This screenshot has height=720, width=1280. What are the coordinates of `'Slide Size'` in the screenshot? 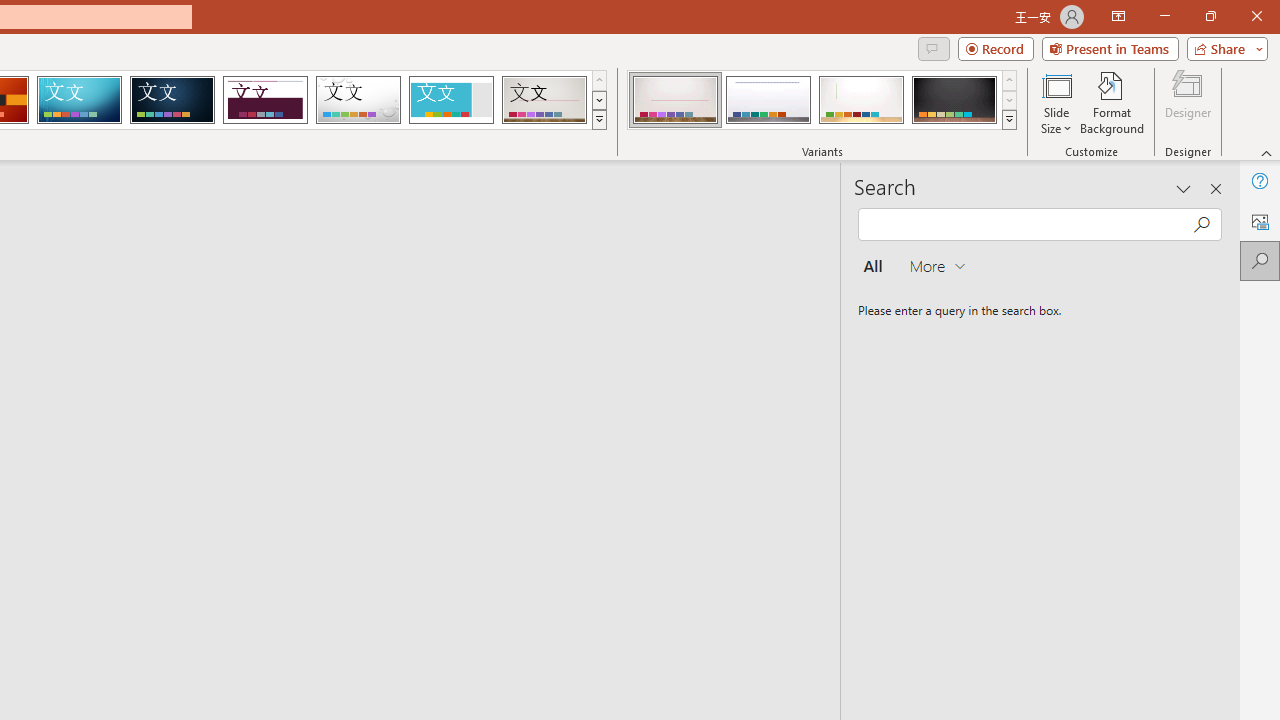 It's located at (1055, 103).